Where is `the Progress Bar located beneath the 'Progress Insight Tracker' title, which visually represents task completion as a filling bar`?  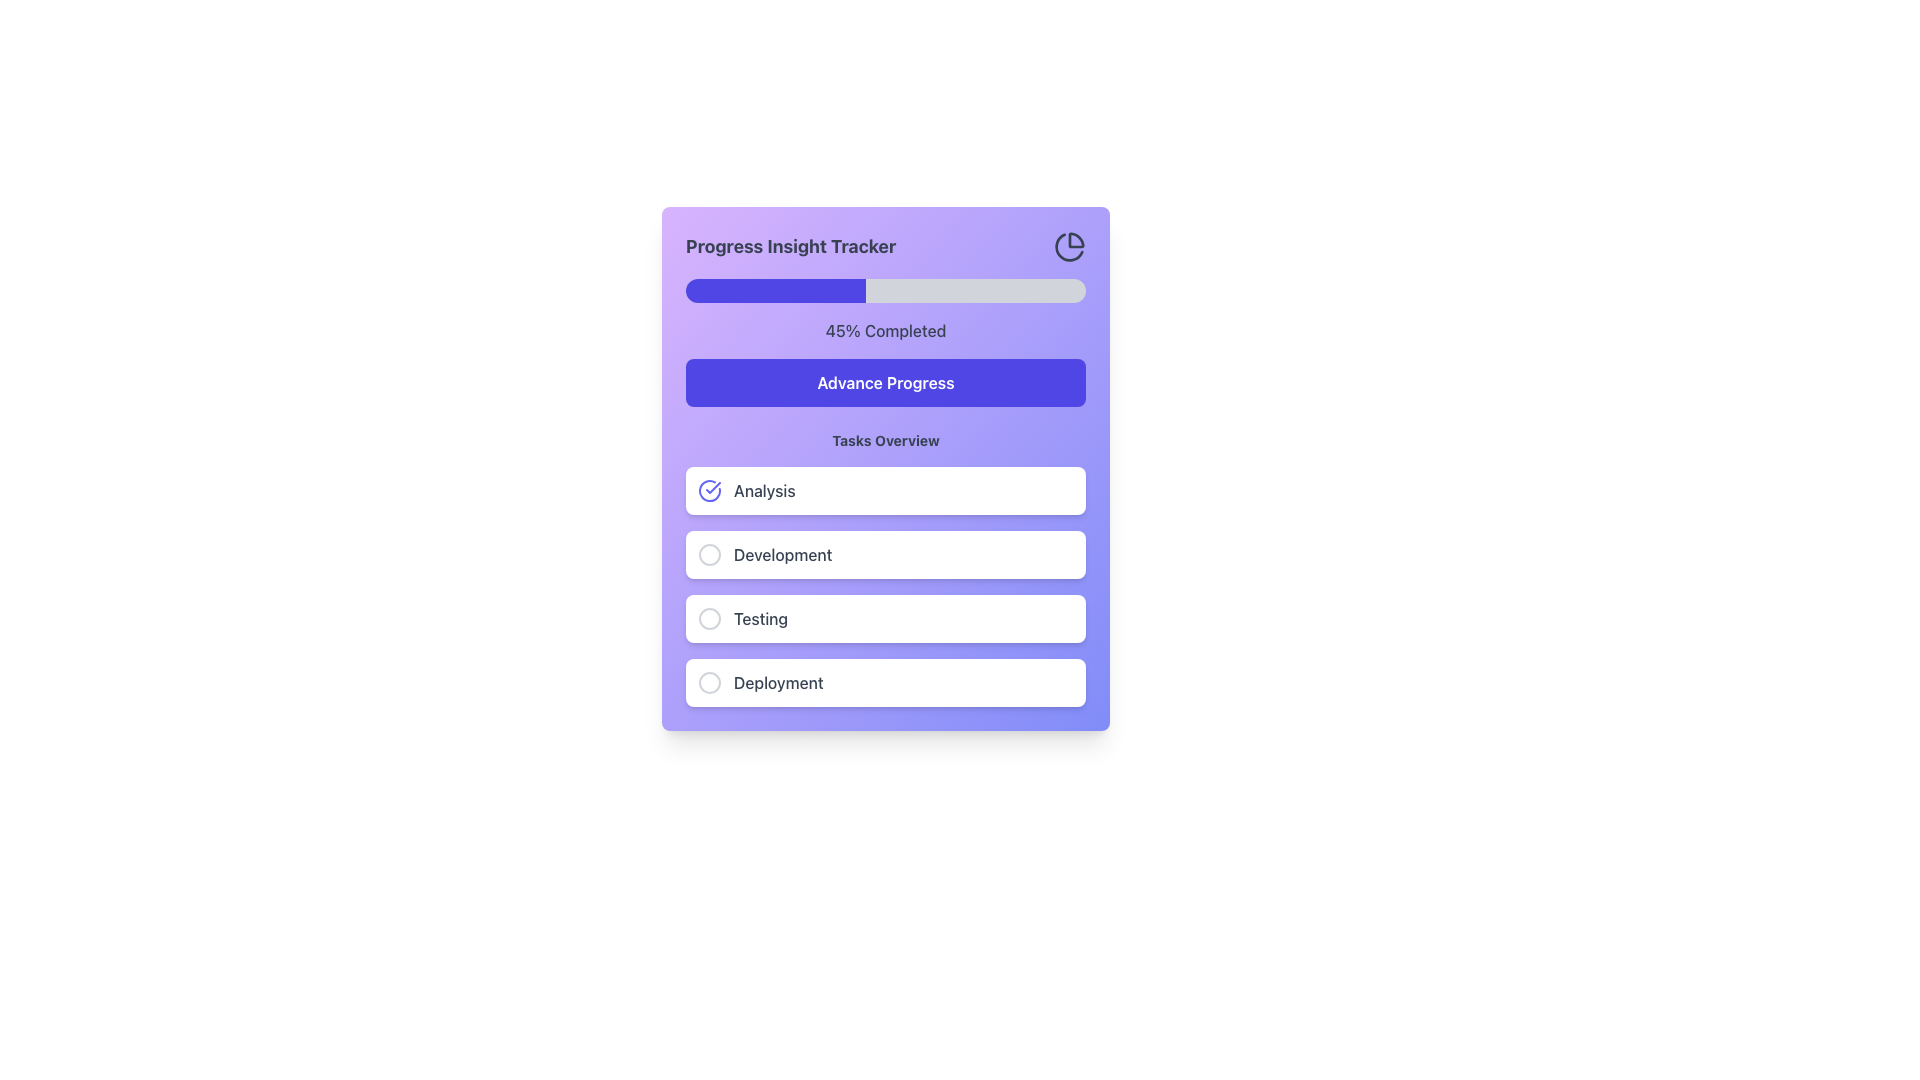
the Progress Bar located beneath the 'Progress Insight Tracker' title, which visually represents task completion as a filling bar is located at coordinates (775, 290).